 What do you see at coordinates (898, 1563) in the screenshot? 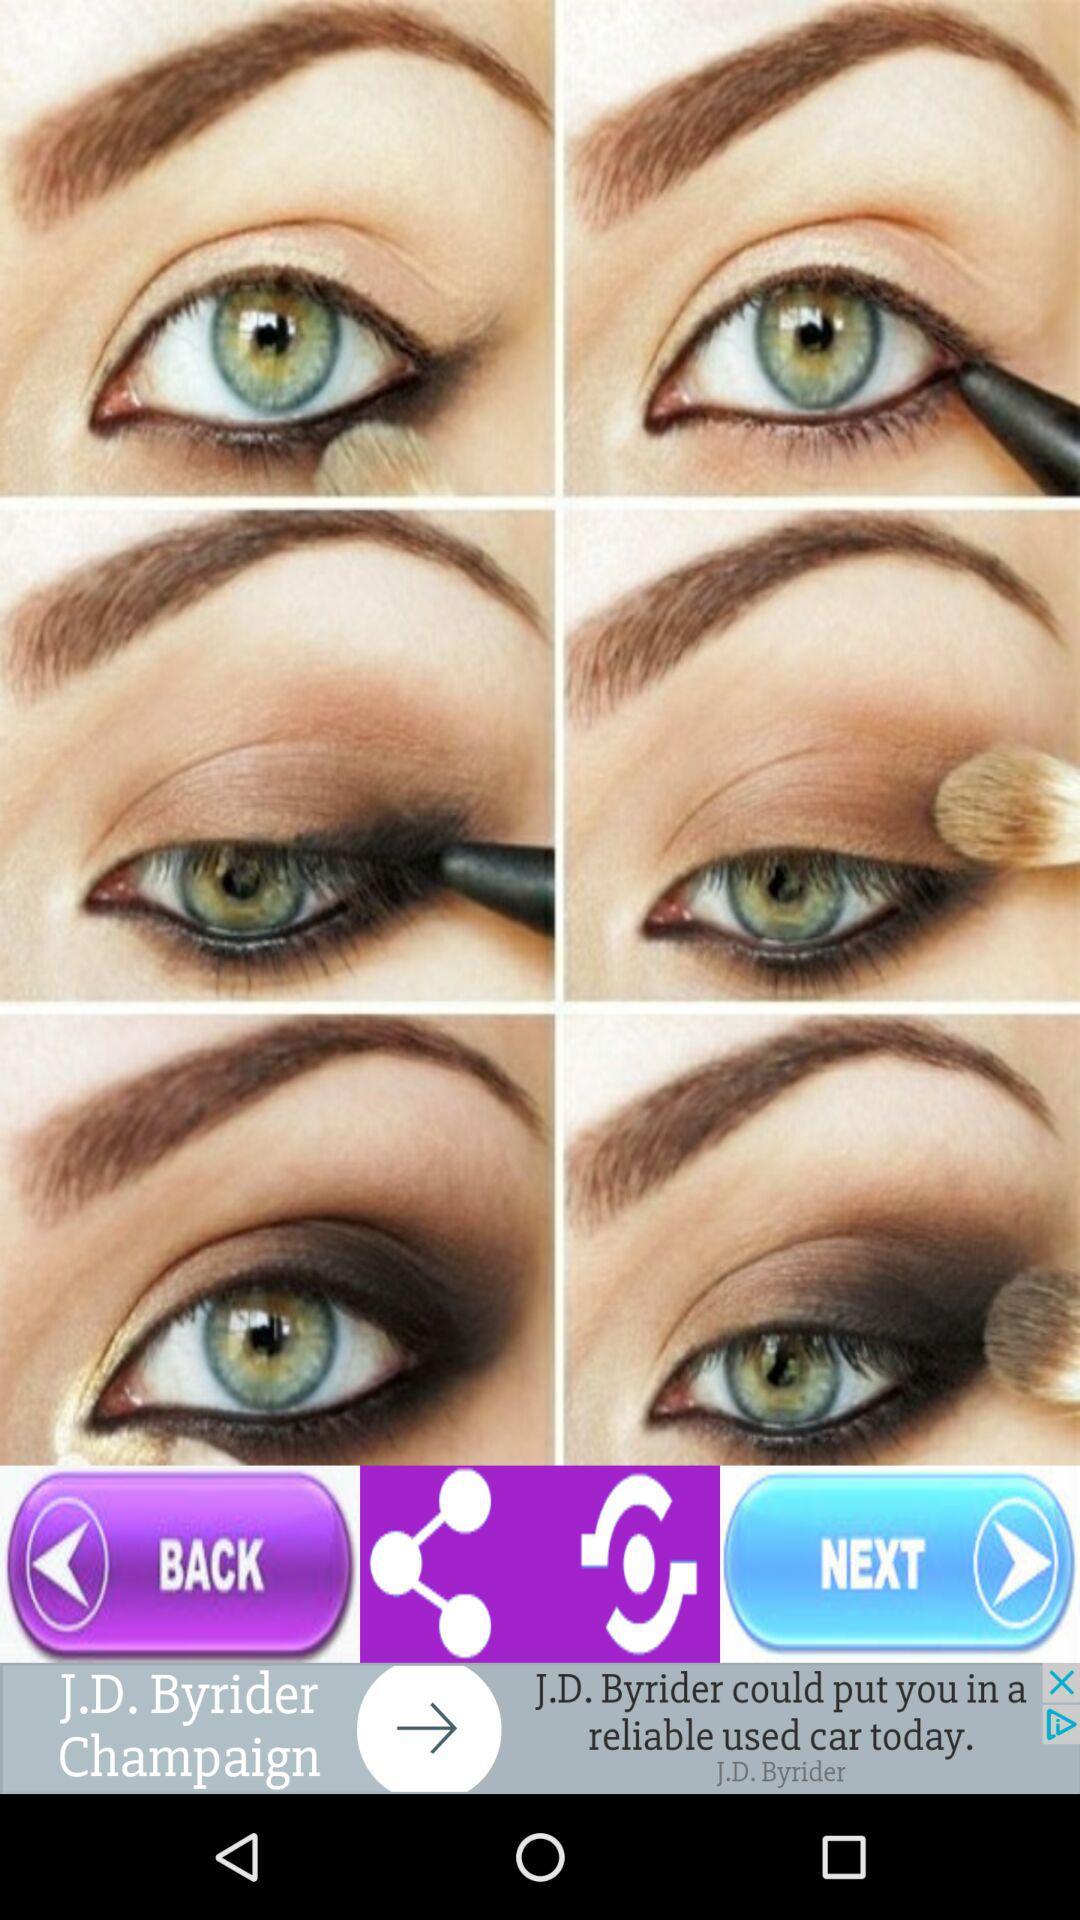
I see `next` at bounding box center [898, 1563].